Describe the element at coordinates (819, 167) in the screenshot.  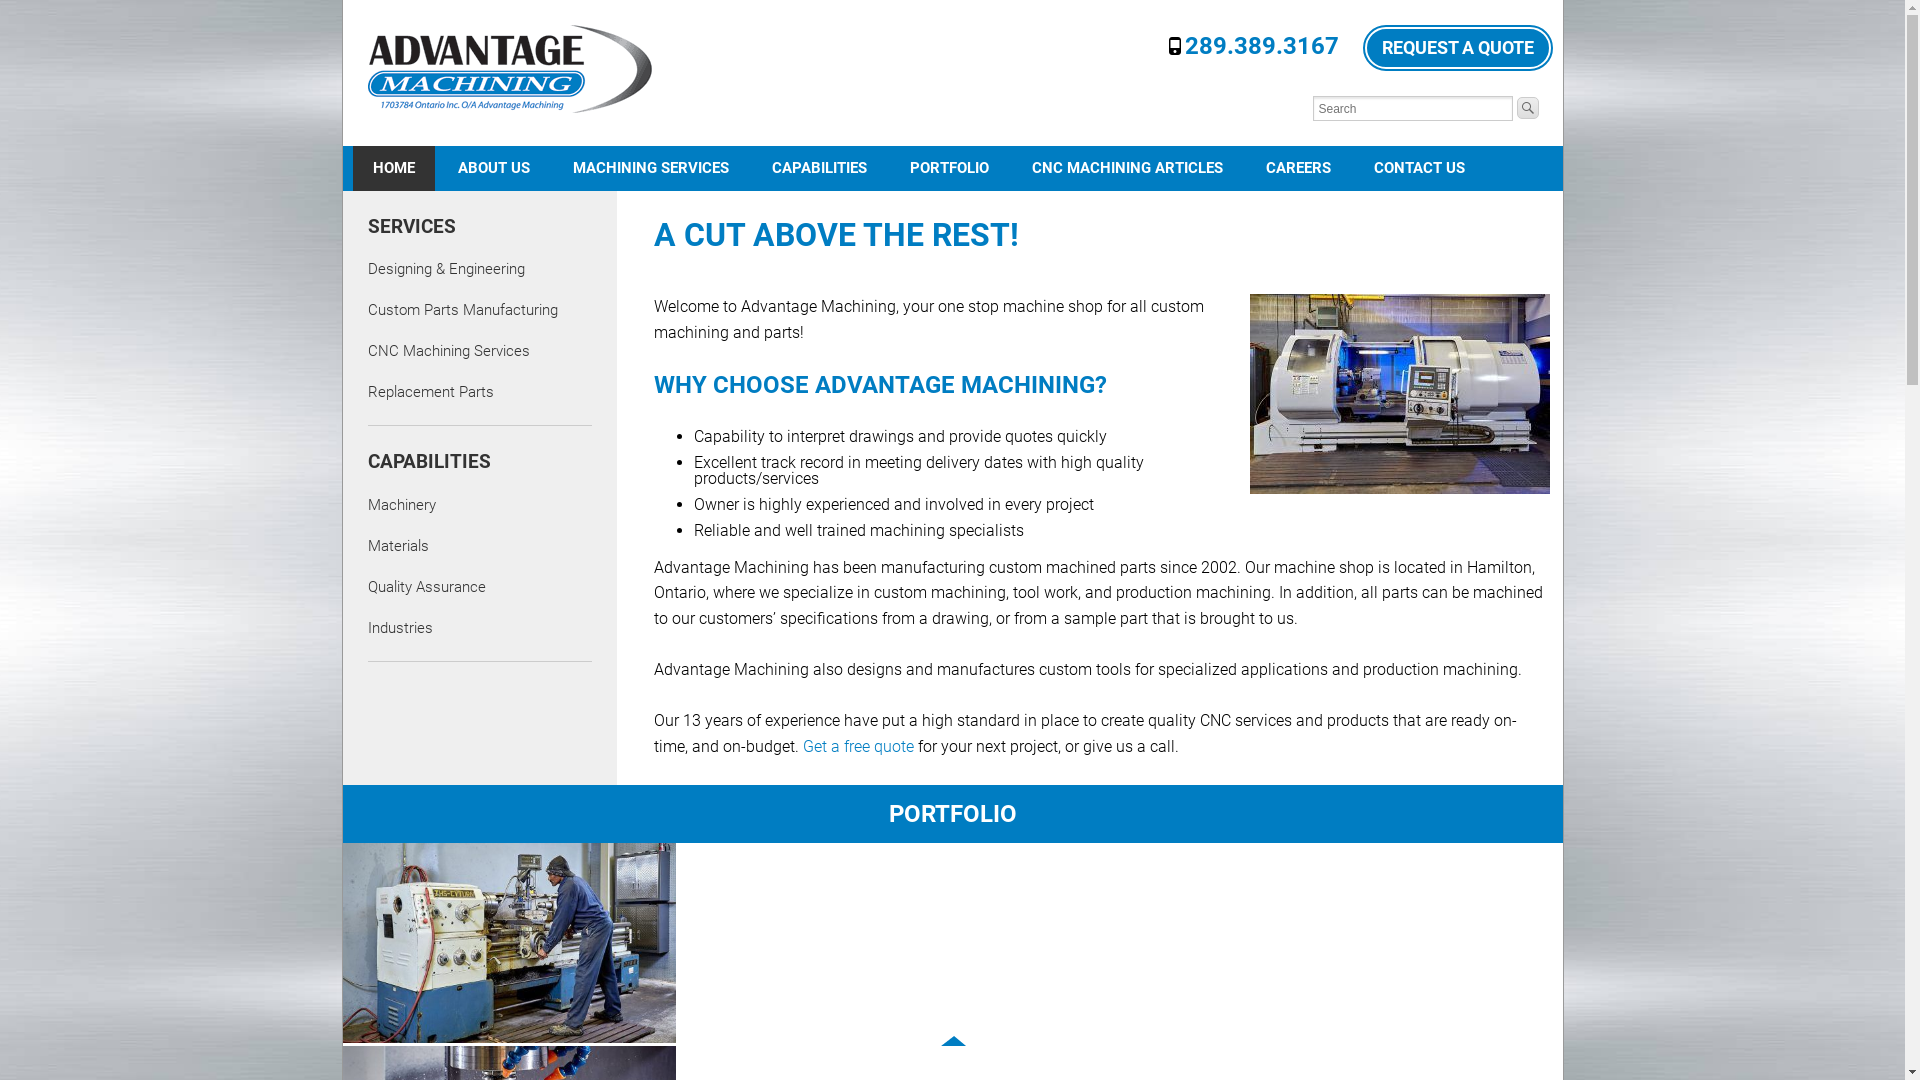
I see `'CAPABILITIES'` at that location.